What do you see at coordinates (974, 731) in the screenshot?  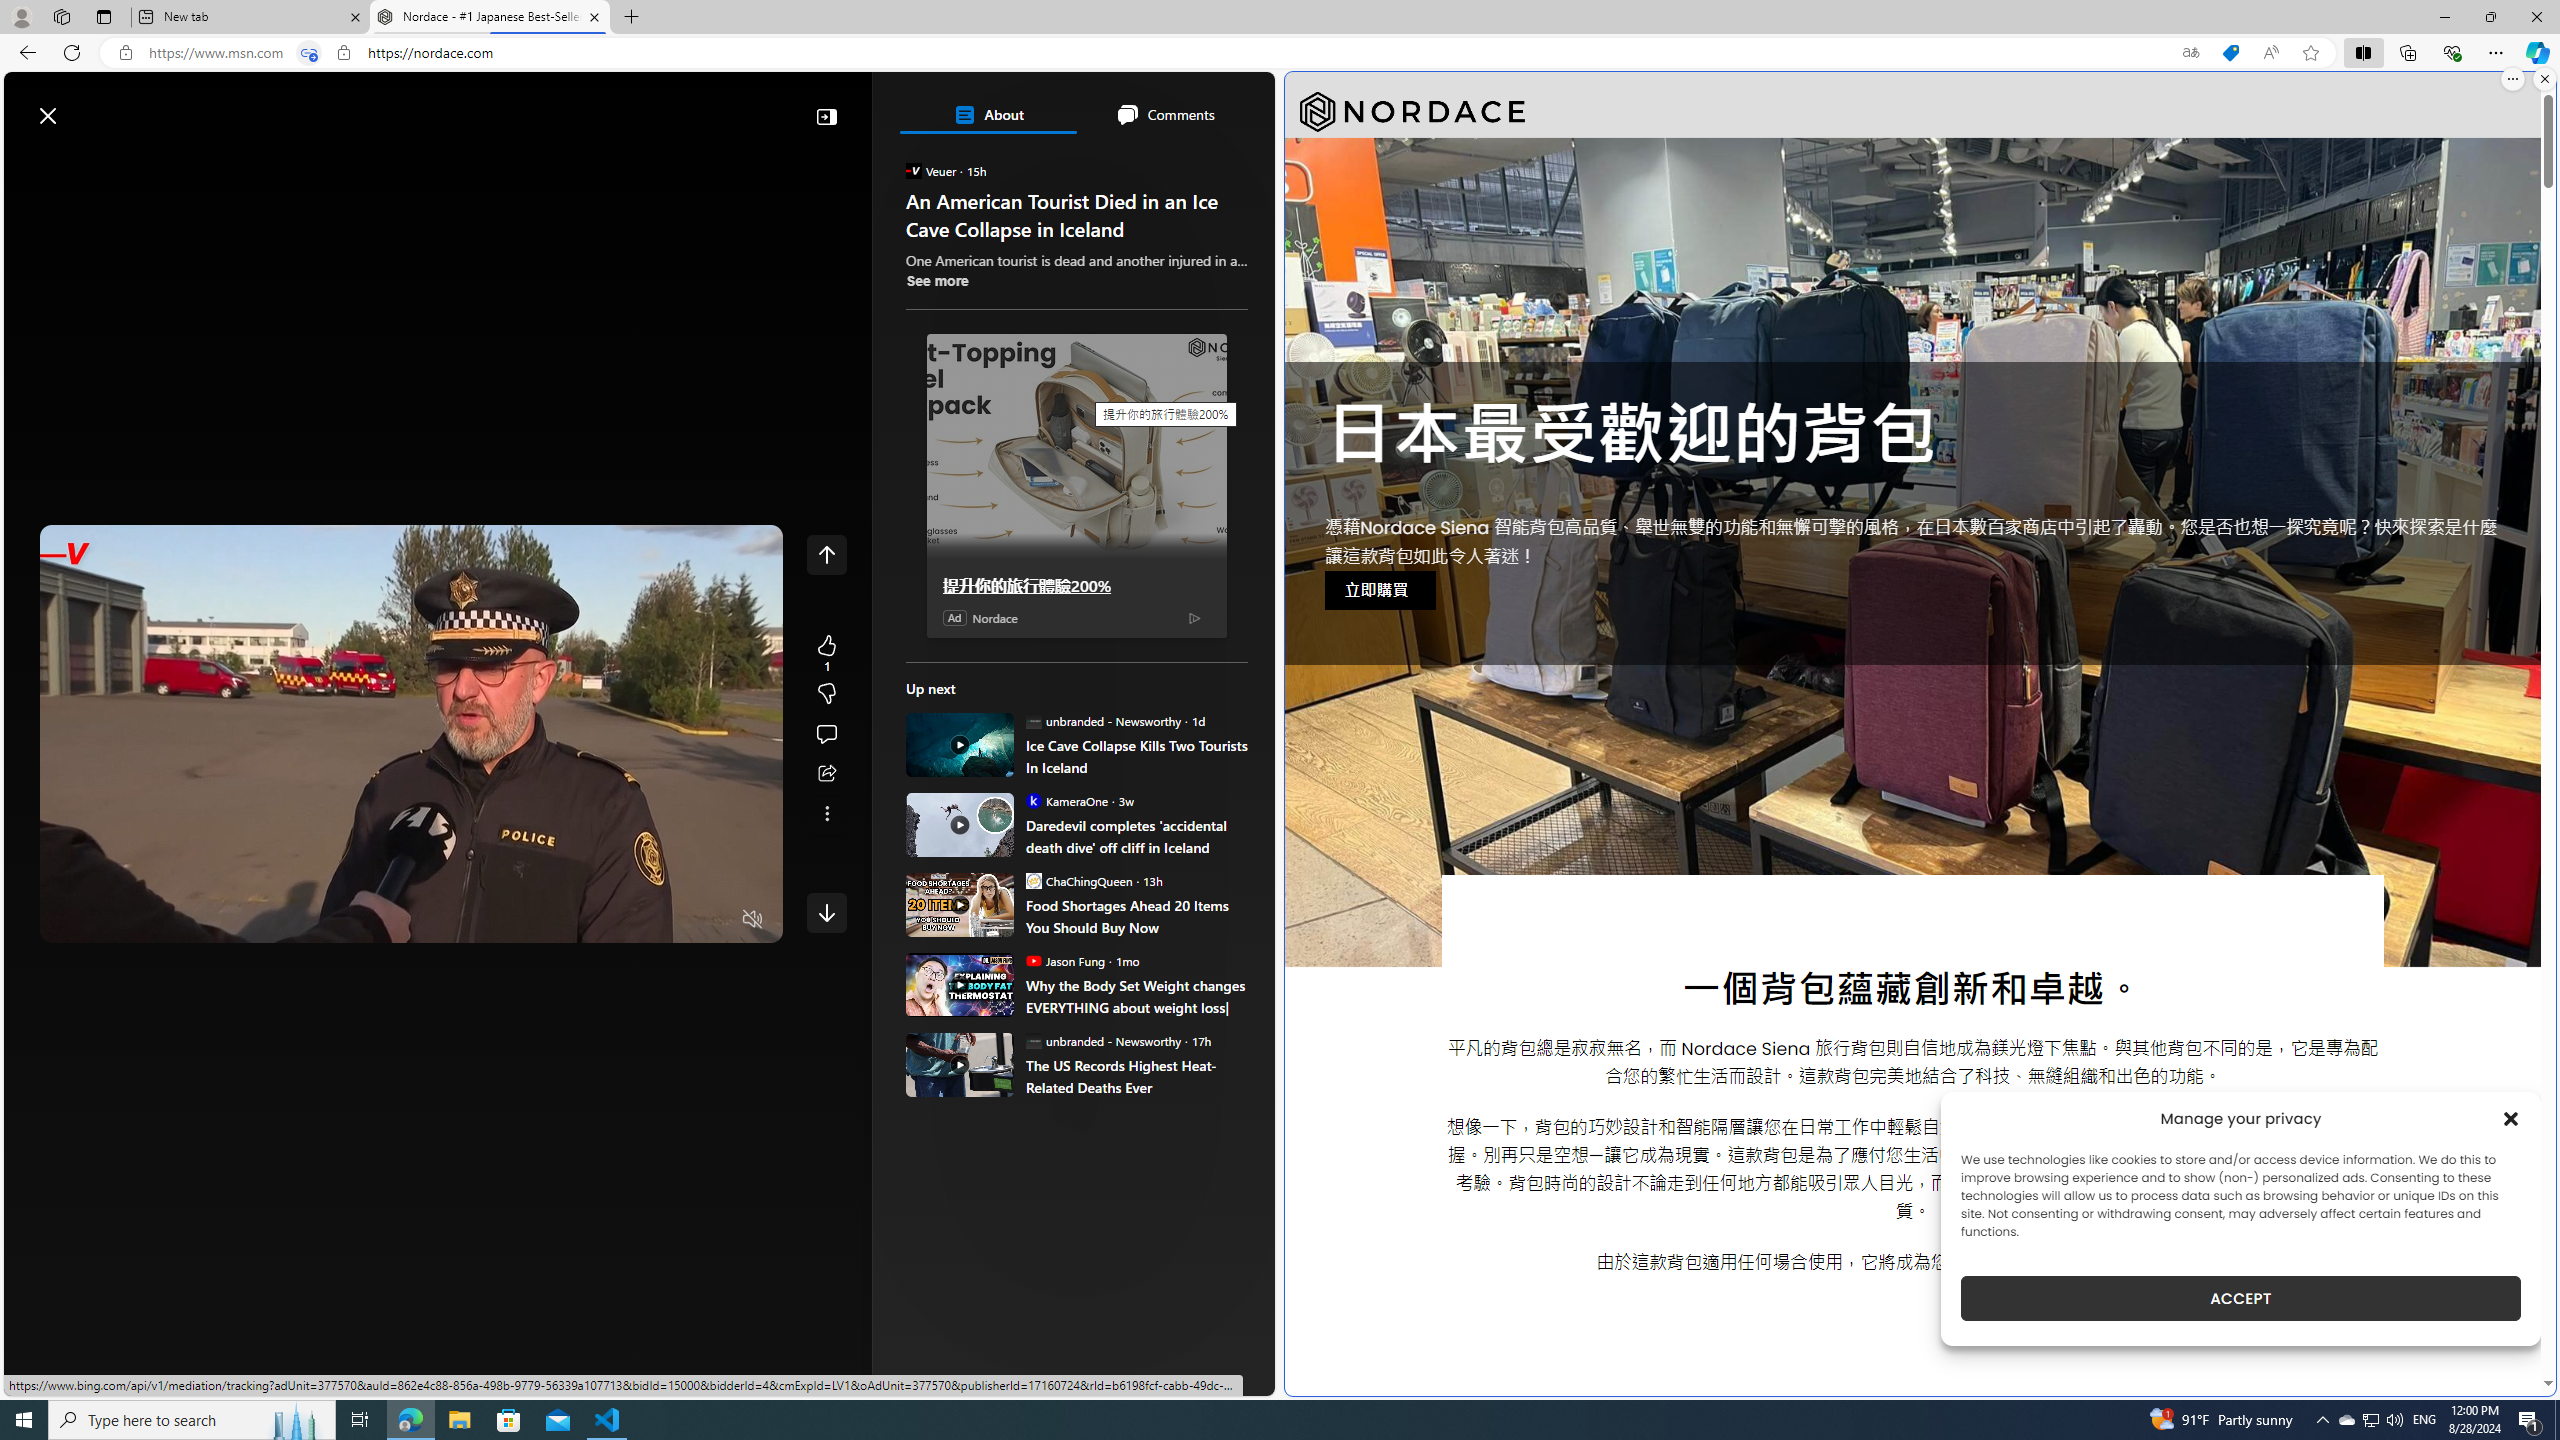 I see `'ABC News'` at bounding box center [974, 731].